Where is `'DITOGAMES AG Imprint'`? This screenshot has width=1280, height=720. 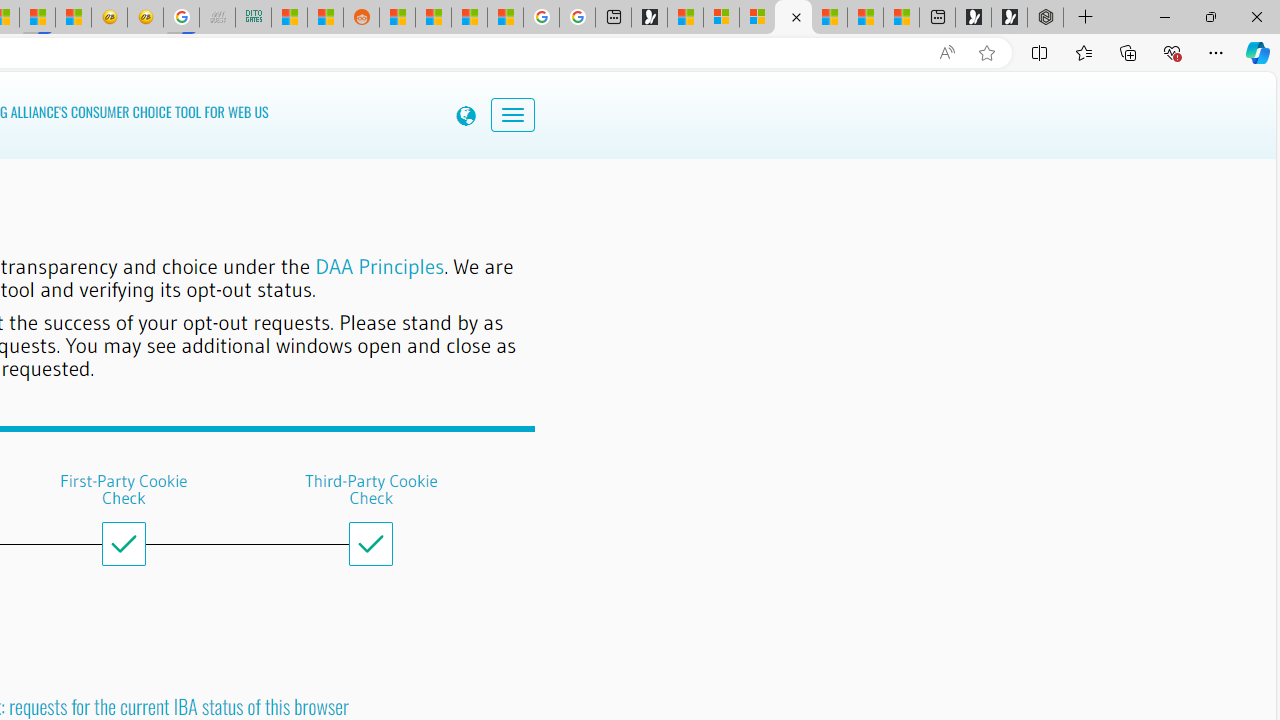
'DITOGAMES AG Imprint' is located at coordinates (252, 17).